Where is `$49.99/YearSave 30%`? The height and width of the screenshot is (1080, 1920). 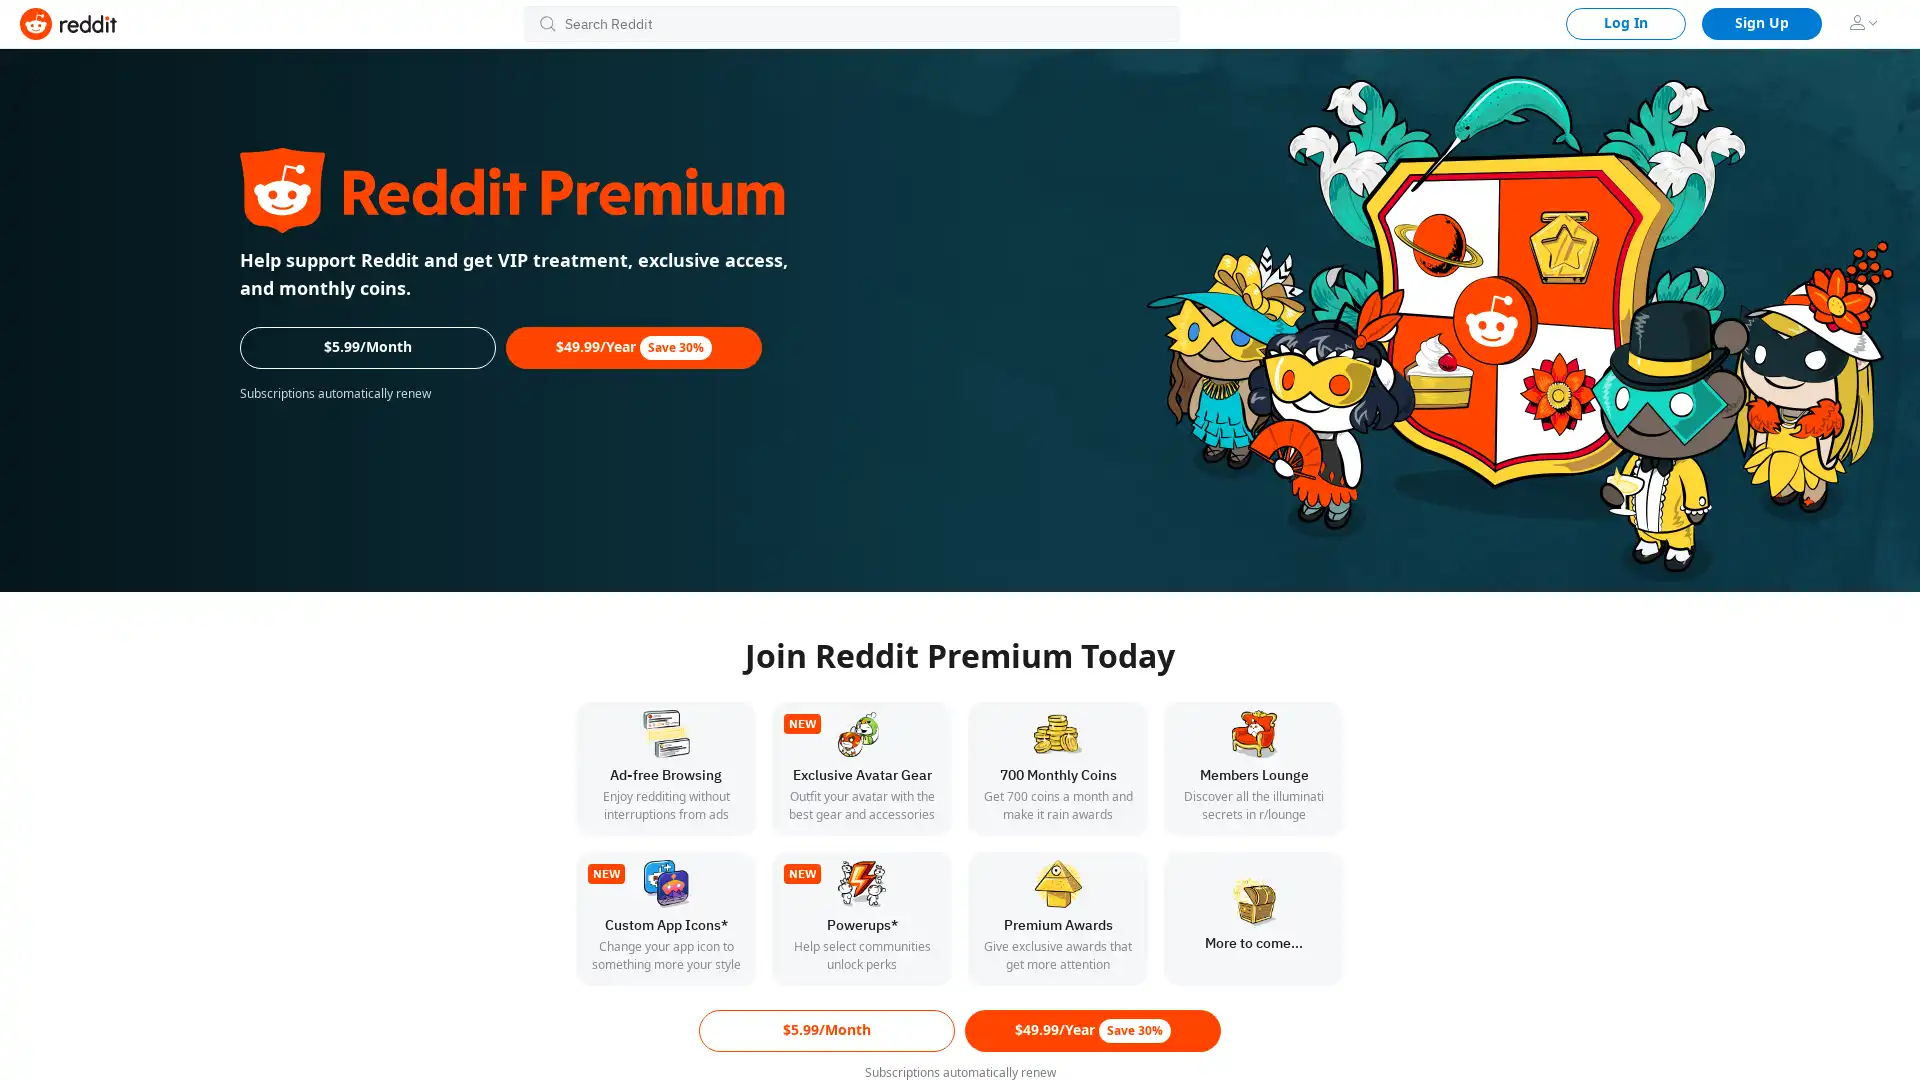 $49.99/YearSave 30% is located at coordinates (1092, 1030).